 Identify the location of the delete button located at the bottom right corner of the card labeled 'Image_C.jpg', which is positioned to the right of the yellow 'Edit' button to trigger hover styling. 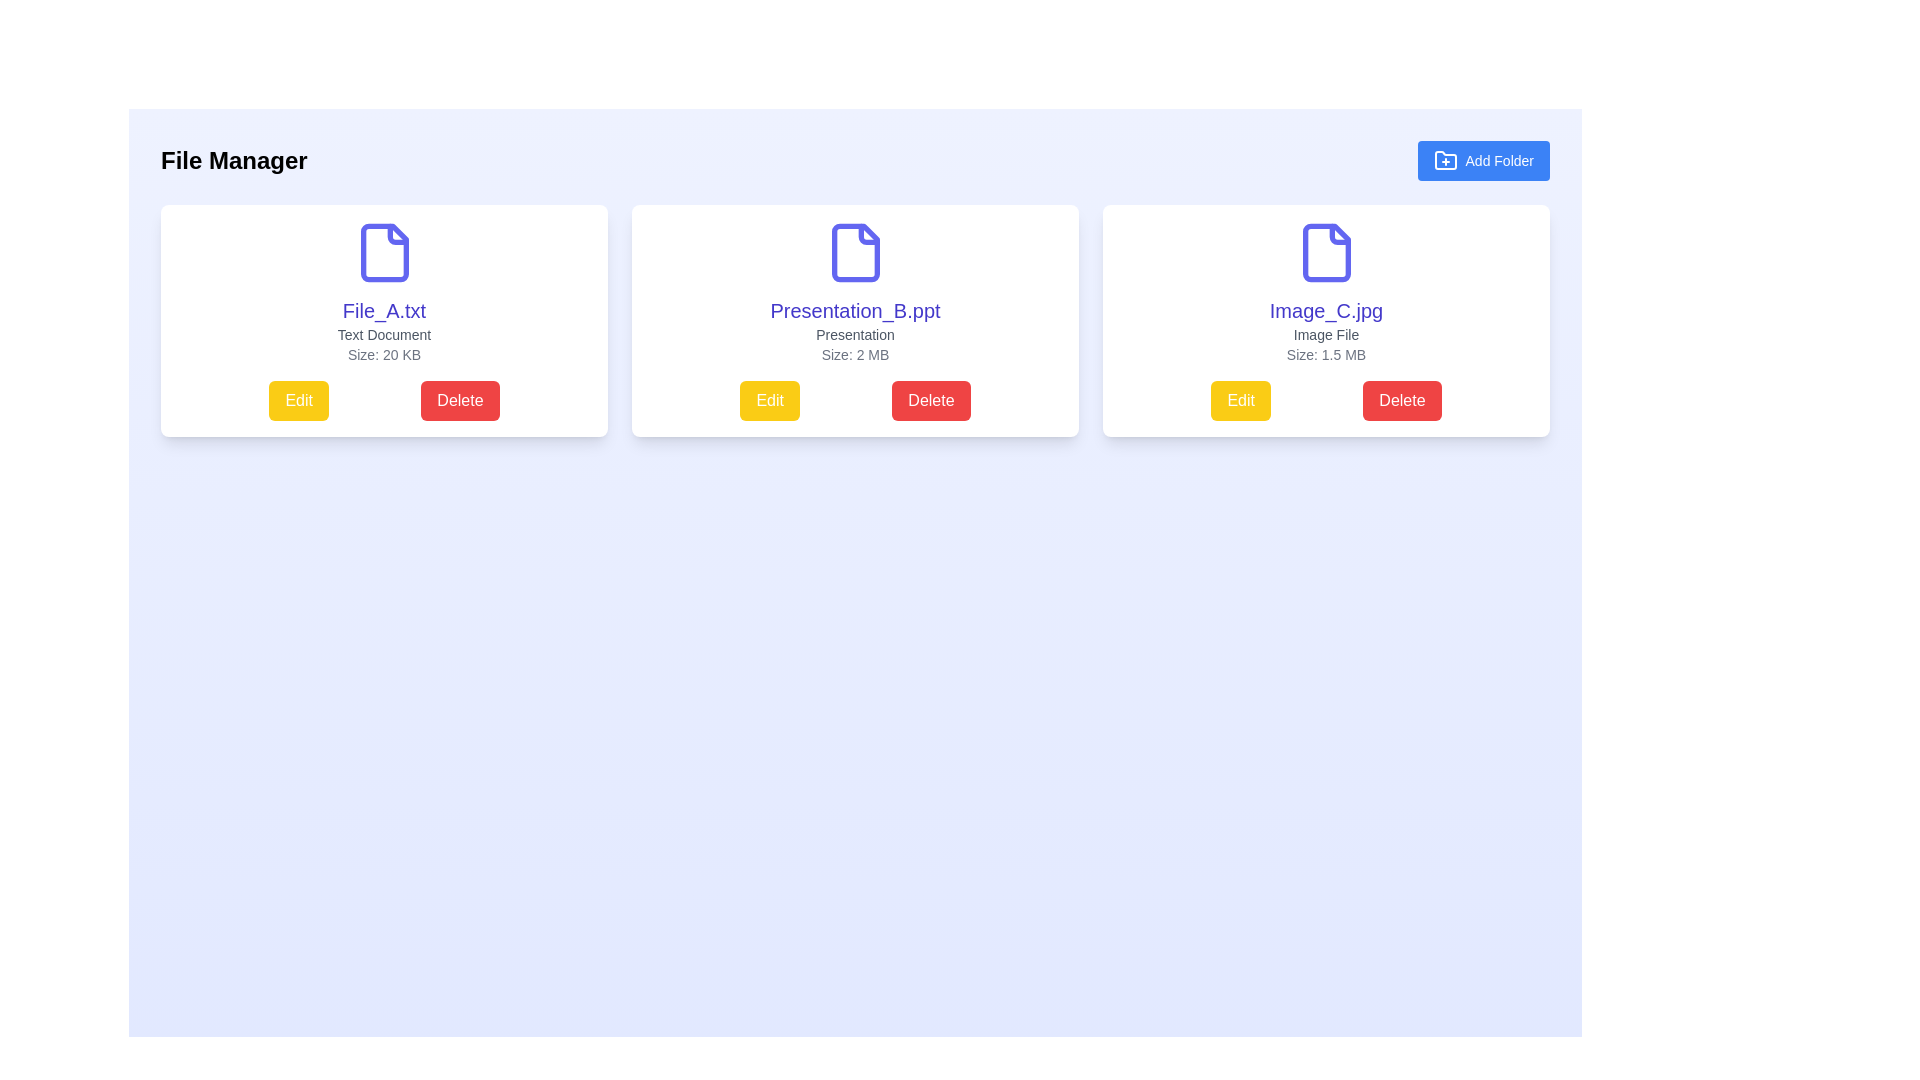
(1401, 401).